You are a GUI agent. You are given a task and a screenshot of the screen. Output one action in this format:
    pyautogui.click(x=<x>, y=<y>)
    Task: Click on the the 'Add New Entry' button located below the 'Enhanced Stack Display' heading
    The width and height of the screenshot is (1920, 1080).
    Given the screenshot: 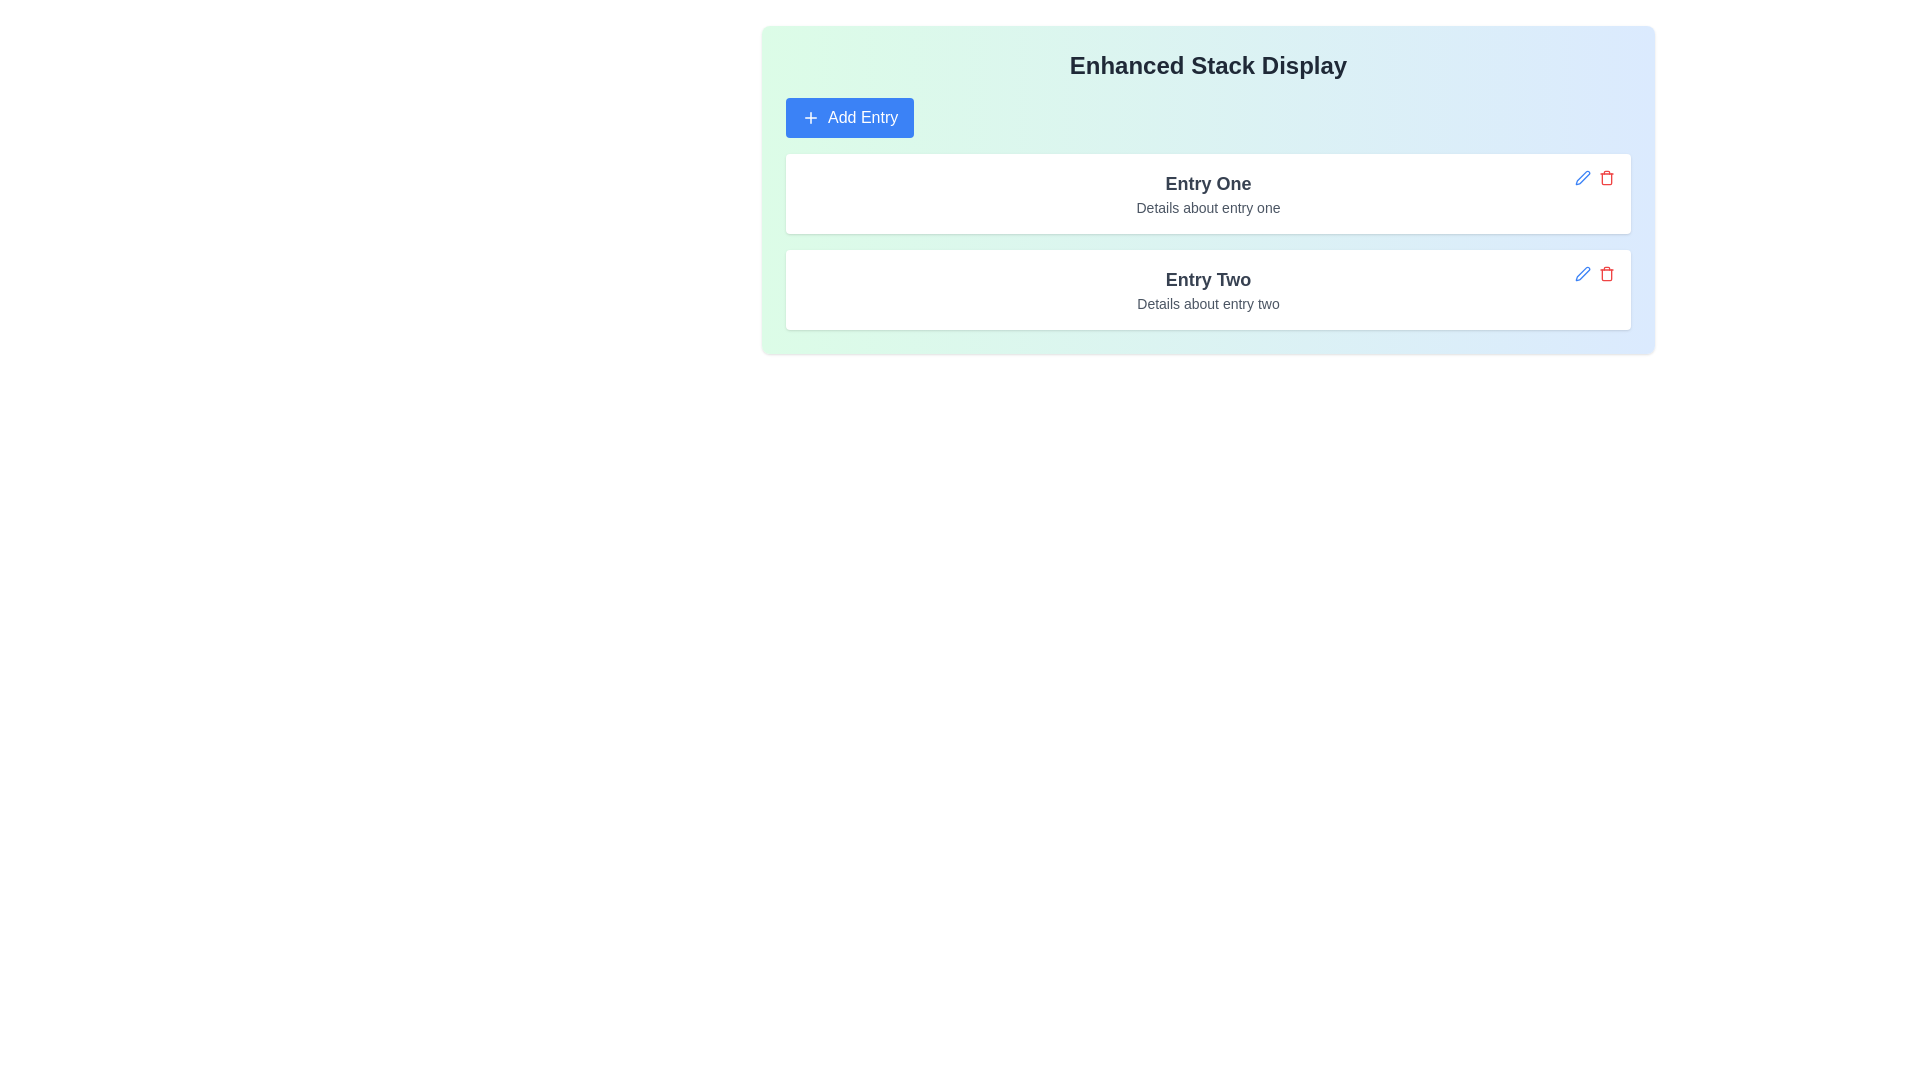 What is the action you would take?
    pyautogui.click(x=849, y=118)
    